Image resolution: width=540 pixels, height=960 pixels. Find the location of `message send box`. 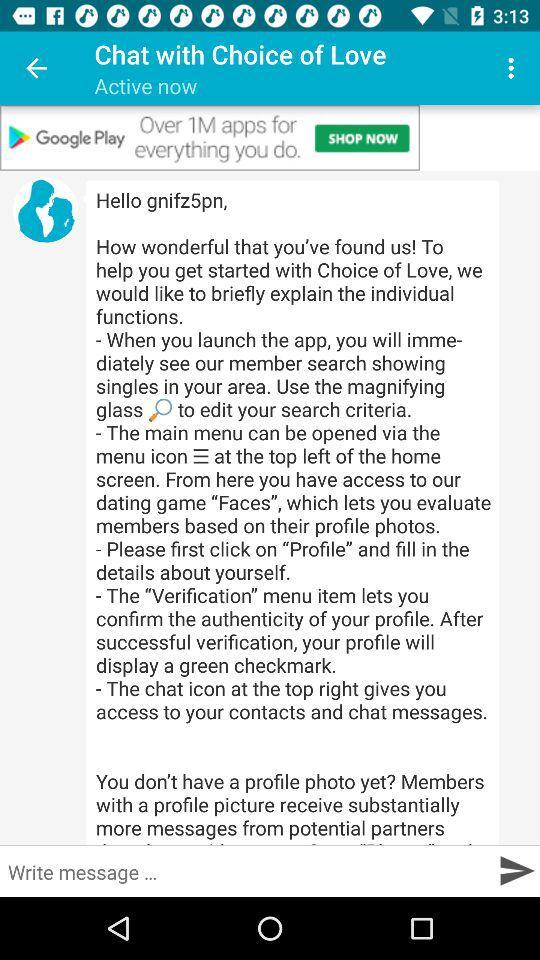

message send box is located at coordinates (516, 869).